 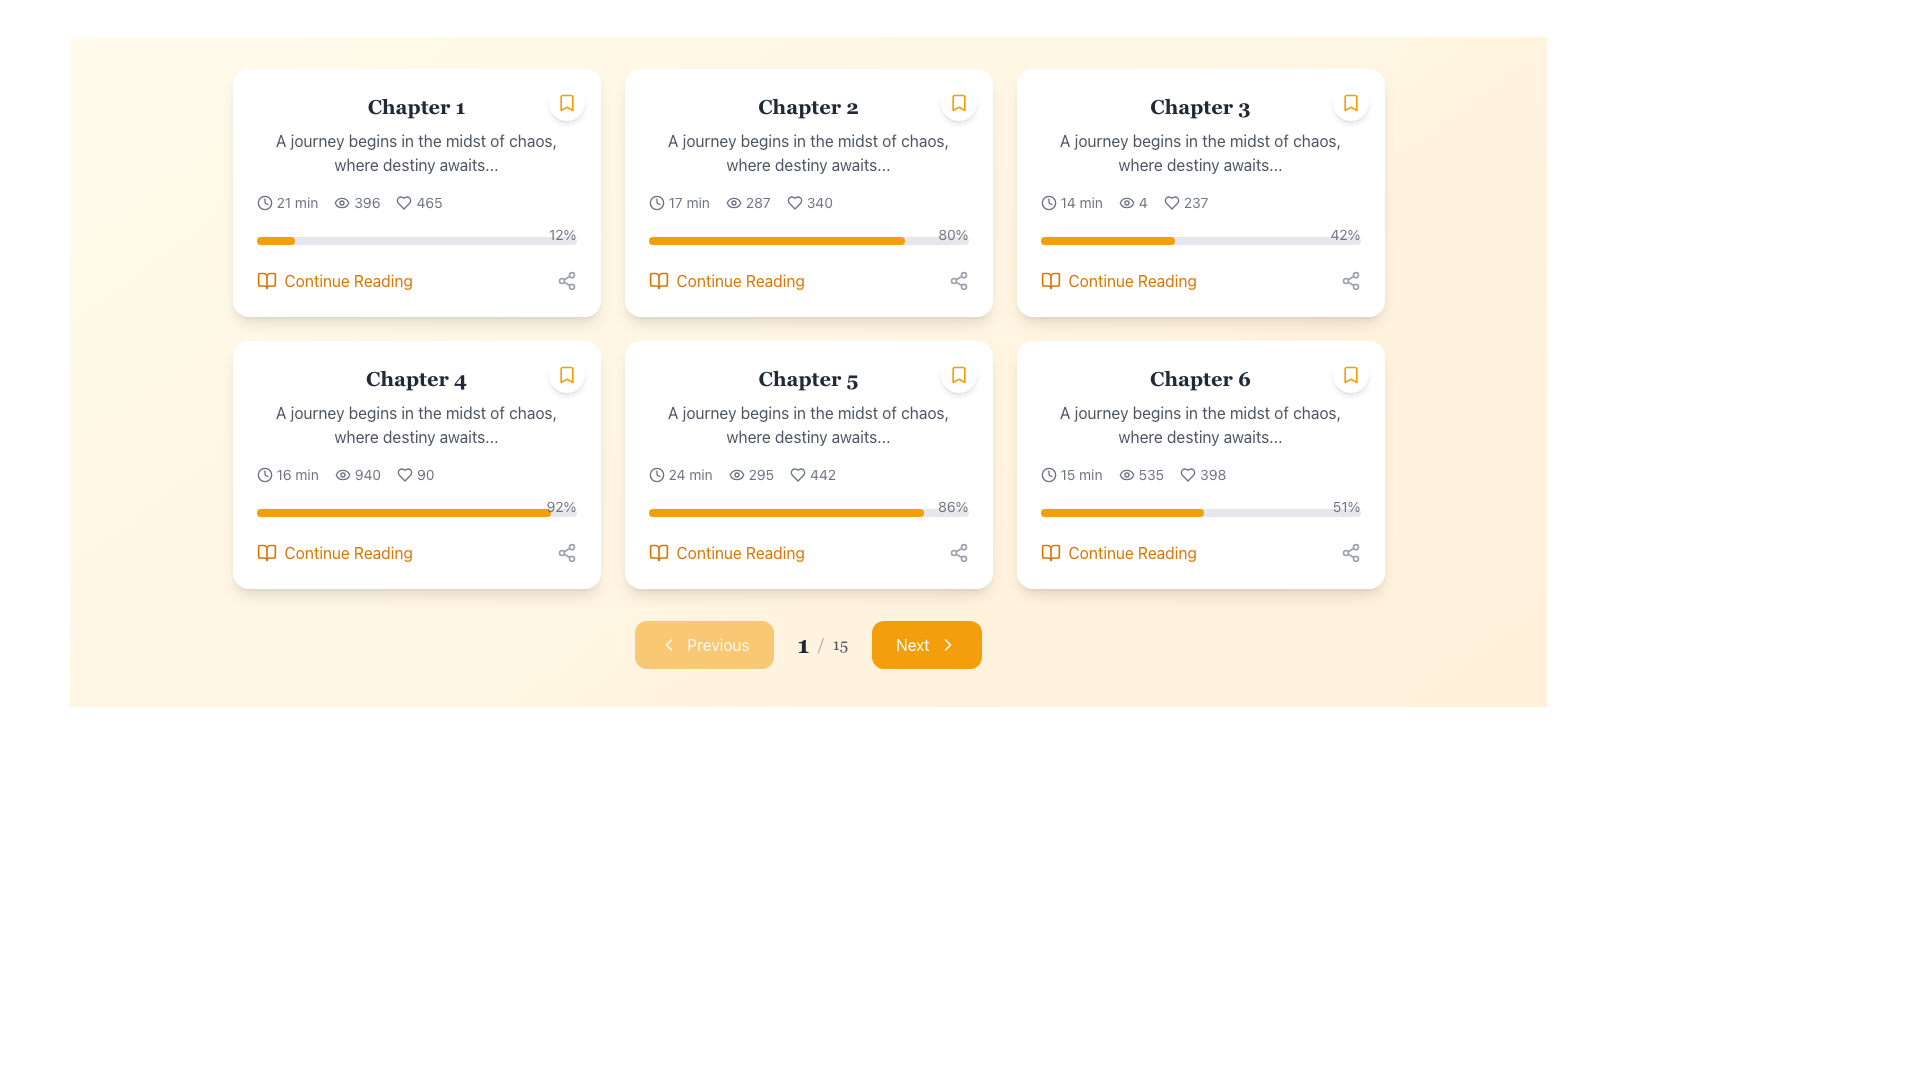 What do you see at coordinates (808, 512) in the screenshot?
I see `the progress bar located within the card titled 'Chapter 5', which indicates the percentage of completion for the corresponding chapter or task` at bounding box center [808, 512].